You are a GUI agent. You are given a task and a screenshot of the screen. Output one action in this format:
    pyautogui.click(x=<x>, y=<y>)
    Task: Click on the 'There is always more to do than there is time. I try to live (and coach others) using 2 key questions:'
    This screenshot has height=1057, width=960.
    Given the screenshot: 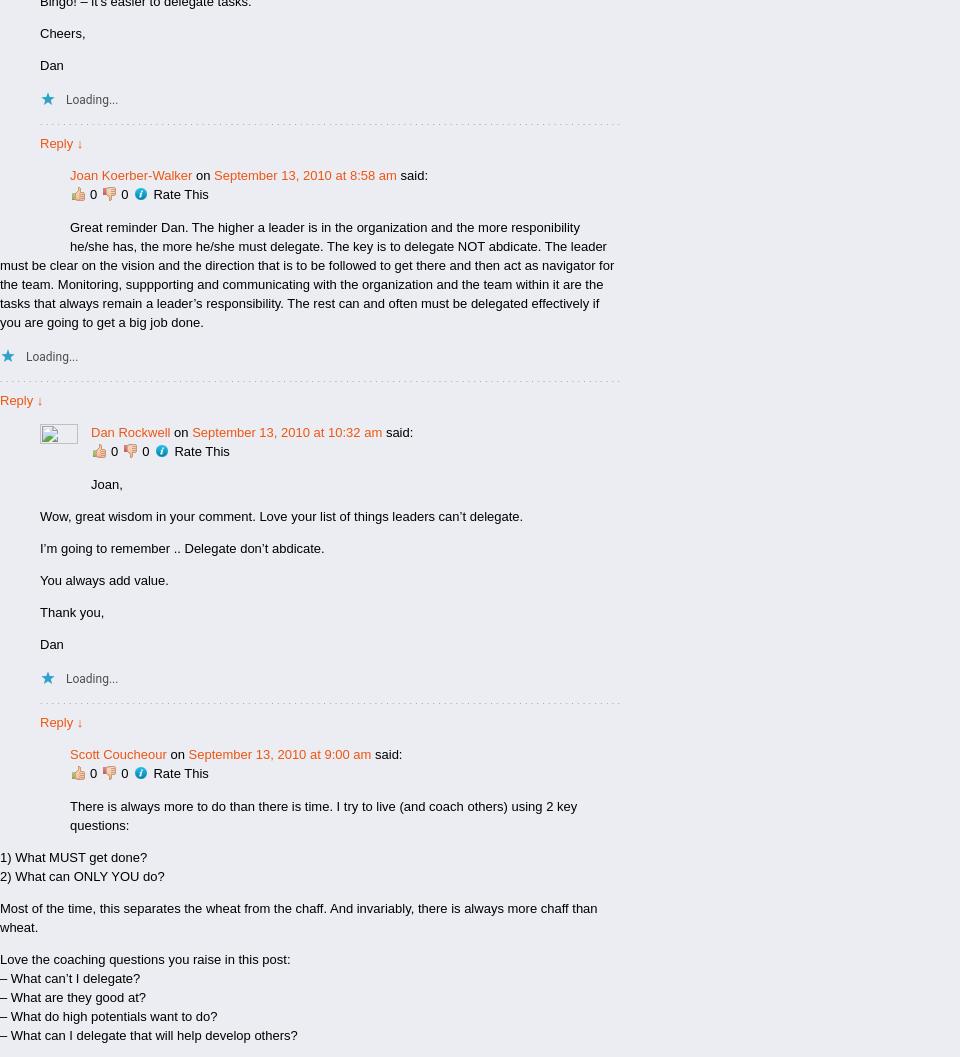 What is the action you would take?
    pyautogui.click(x=69, y=816)
    